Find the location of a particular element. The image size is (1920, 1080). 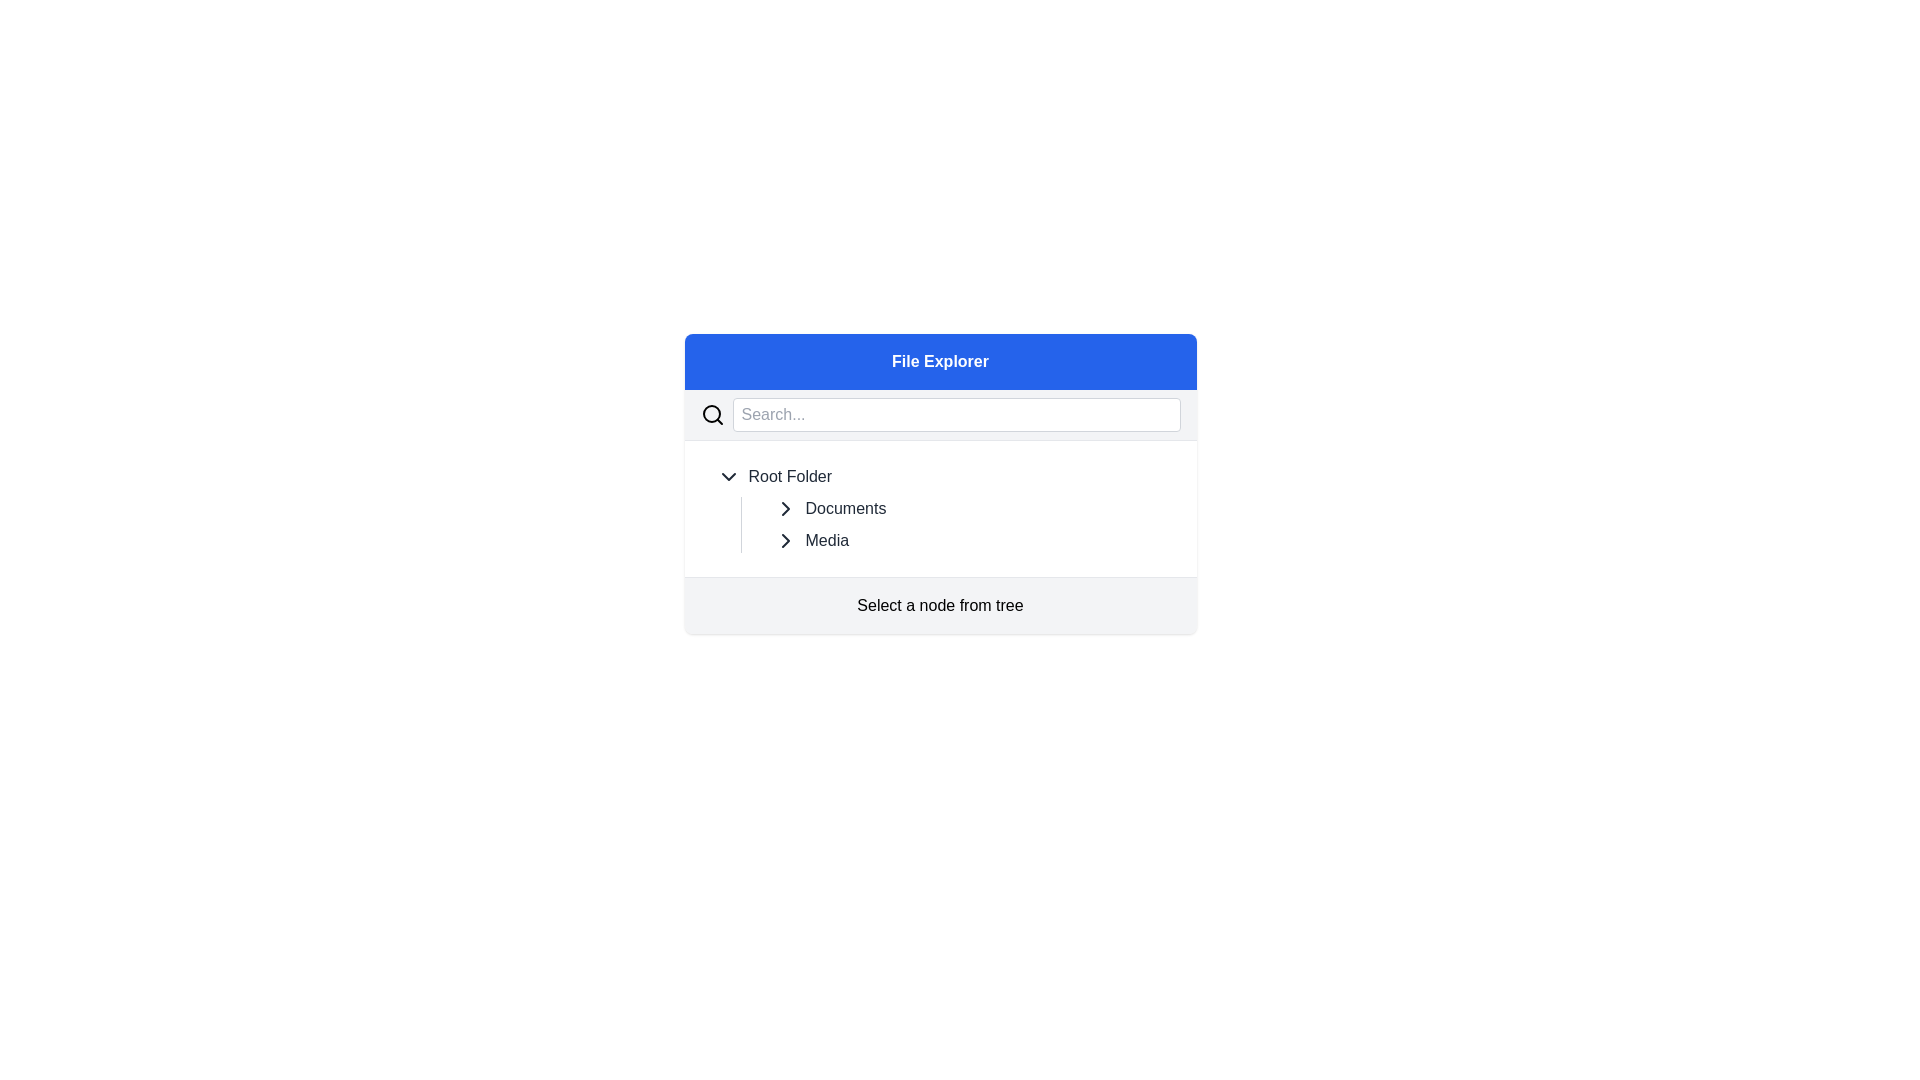

the arrow icon pointing to the right, which is located underneath the 'Root Folder' text and adjacent to the 'Documents' folder label, to potentially display a tooltip is located at coordinates (784, 540).